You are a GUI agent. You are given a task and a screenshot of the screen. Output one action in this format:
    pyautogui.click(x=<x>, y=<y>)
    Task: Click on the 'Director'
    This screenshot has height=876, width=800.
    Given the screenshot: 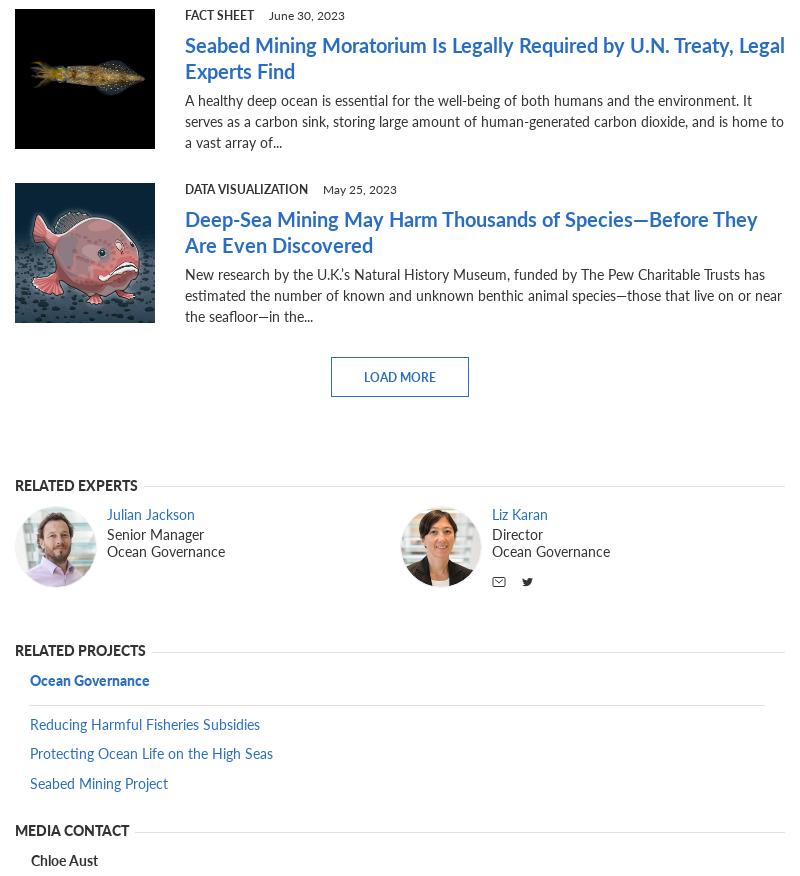 What is the action you would take?
    pyautogui.click(x=516, y=533)
    